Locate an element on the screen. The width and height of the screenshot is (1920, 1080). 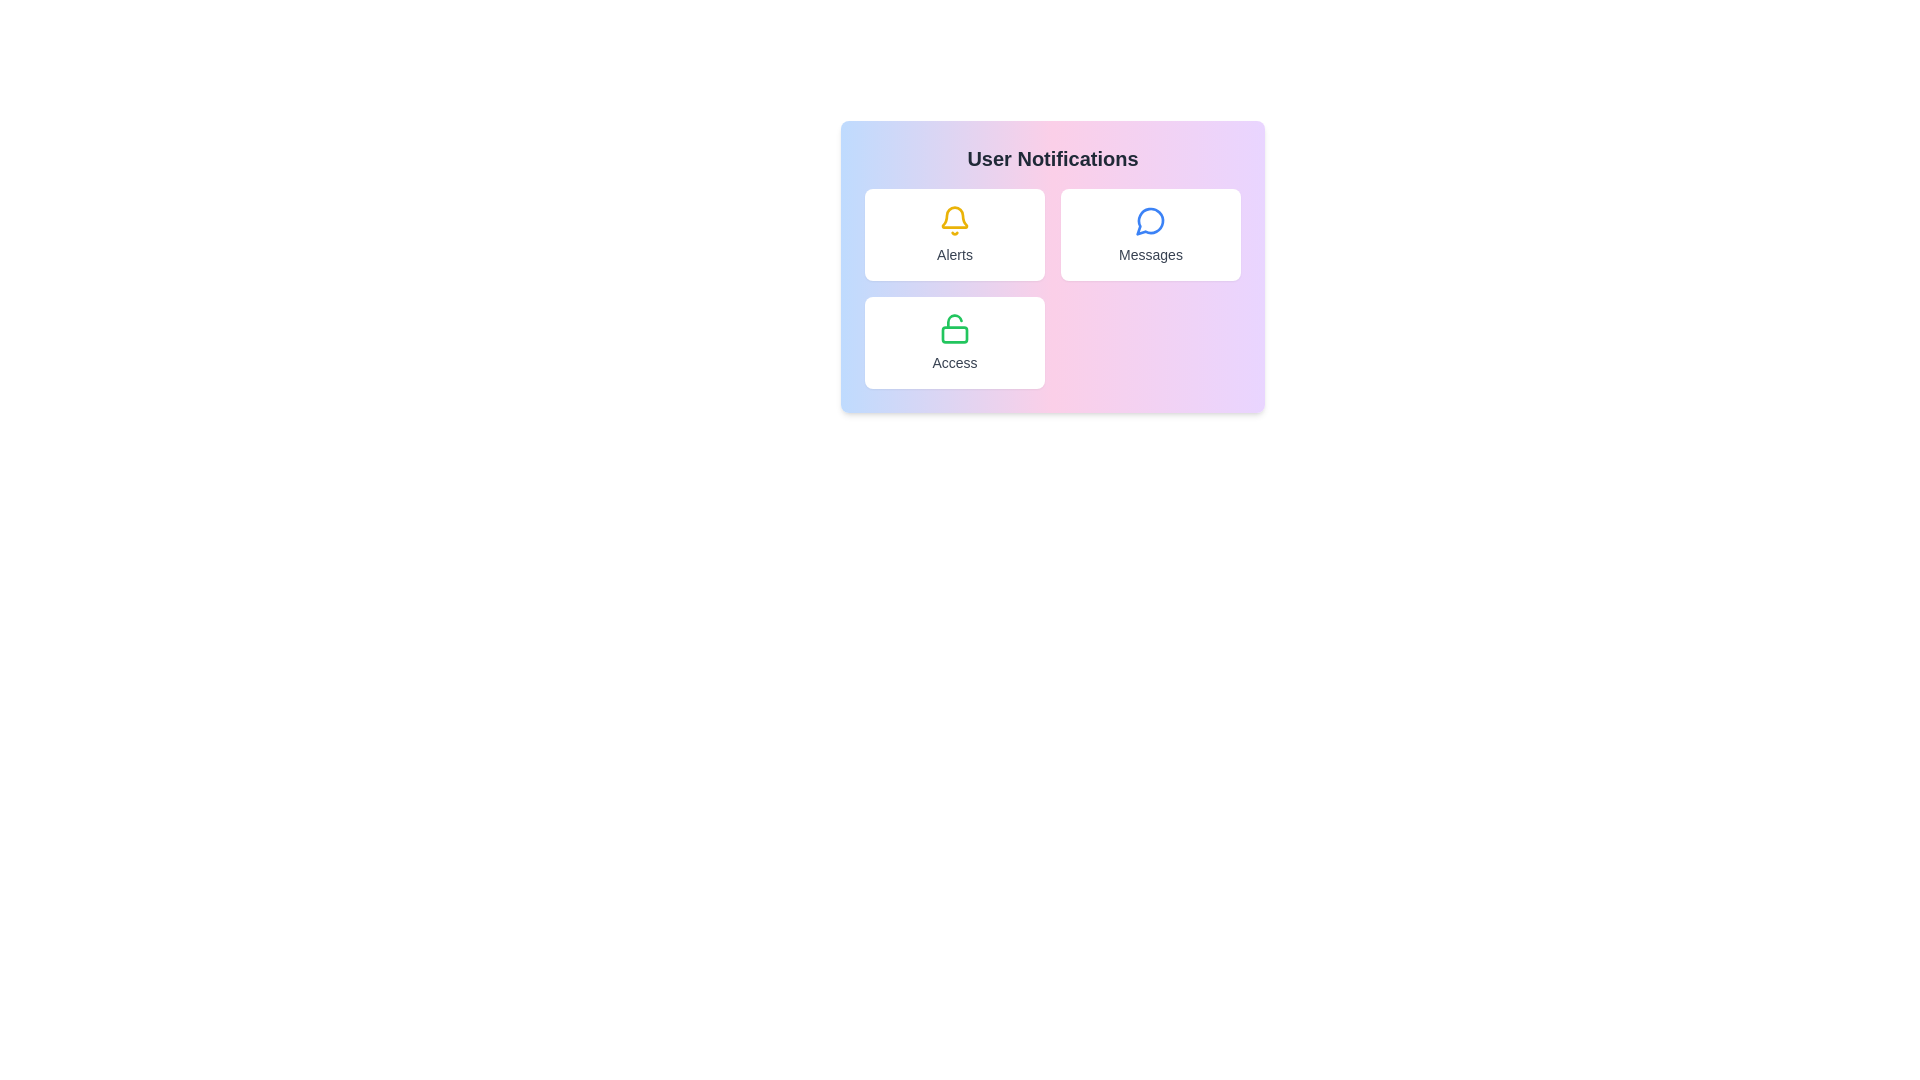
the speech bubble icon with a blue outline, located above the 'Messages' text is located at coordinates (1151, 220).